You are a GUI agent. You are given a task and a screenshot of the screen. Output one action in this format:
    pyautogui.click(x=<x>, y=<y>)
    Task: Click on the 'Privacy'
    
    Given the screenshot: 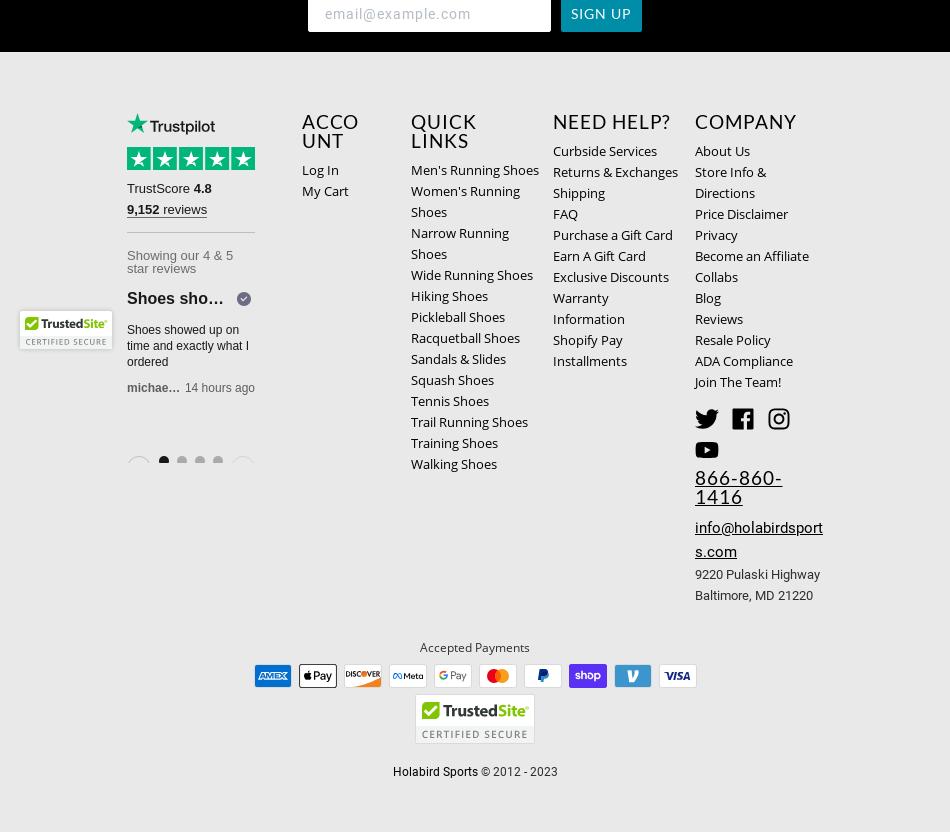 What is the action you would take?
    pyautogui.click(x=715, y=235)
    